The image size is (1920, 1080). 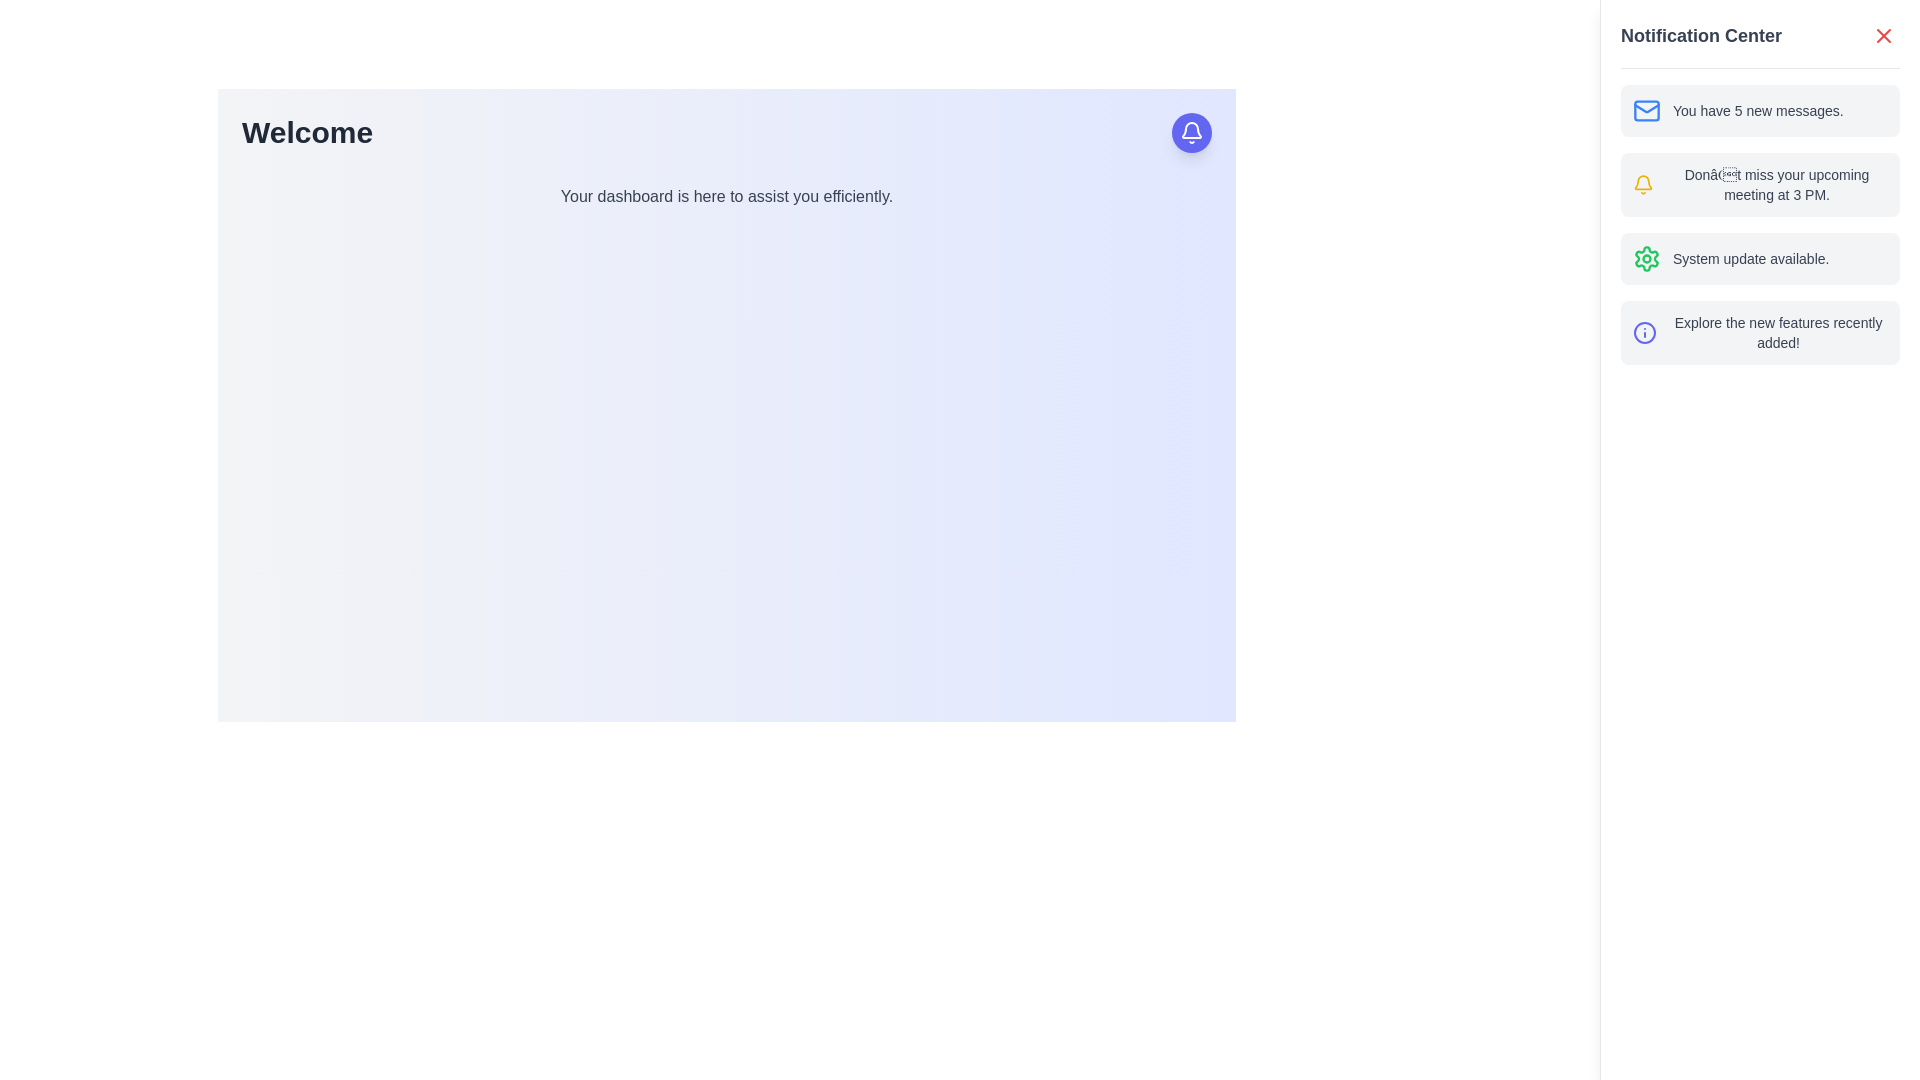 I want to click on the close button located at the top-right corner of the 'Notification Center' panel, so click(x=1882, y=35).